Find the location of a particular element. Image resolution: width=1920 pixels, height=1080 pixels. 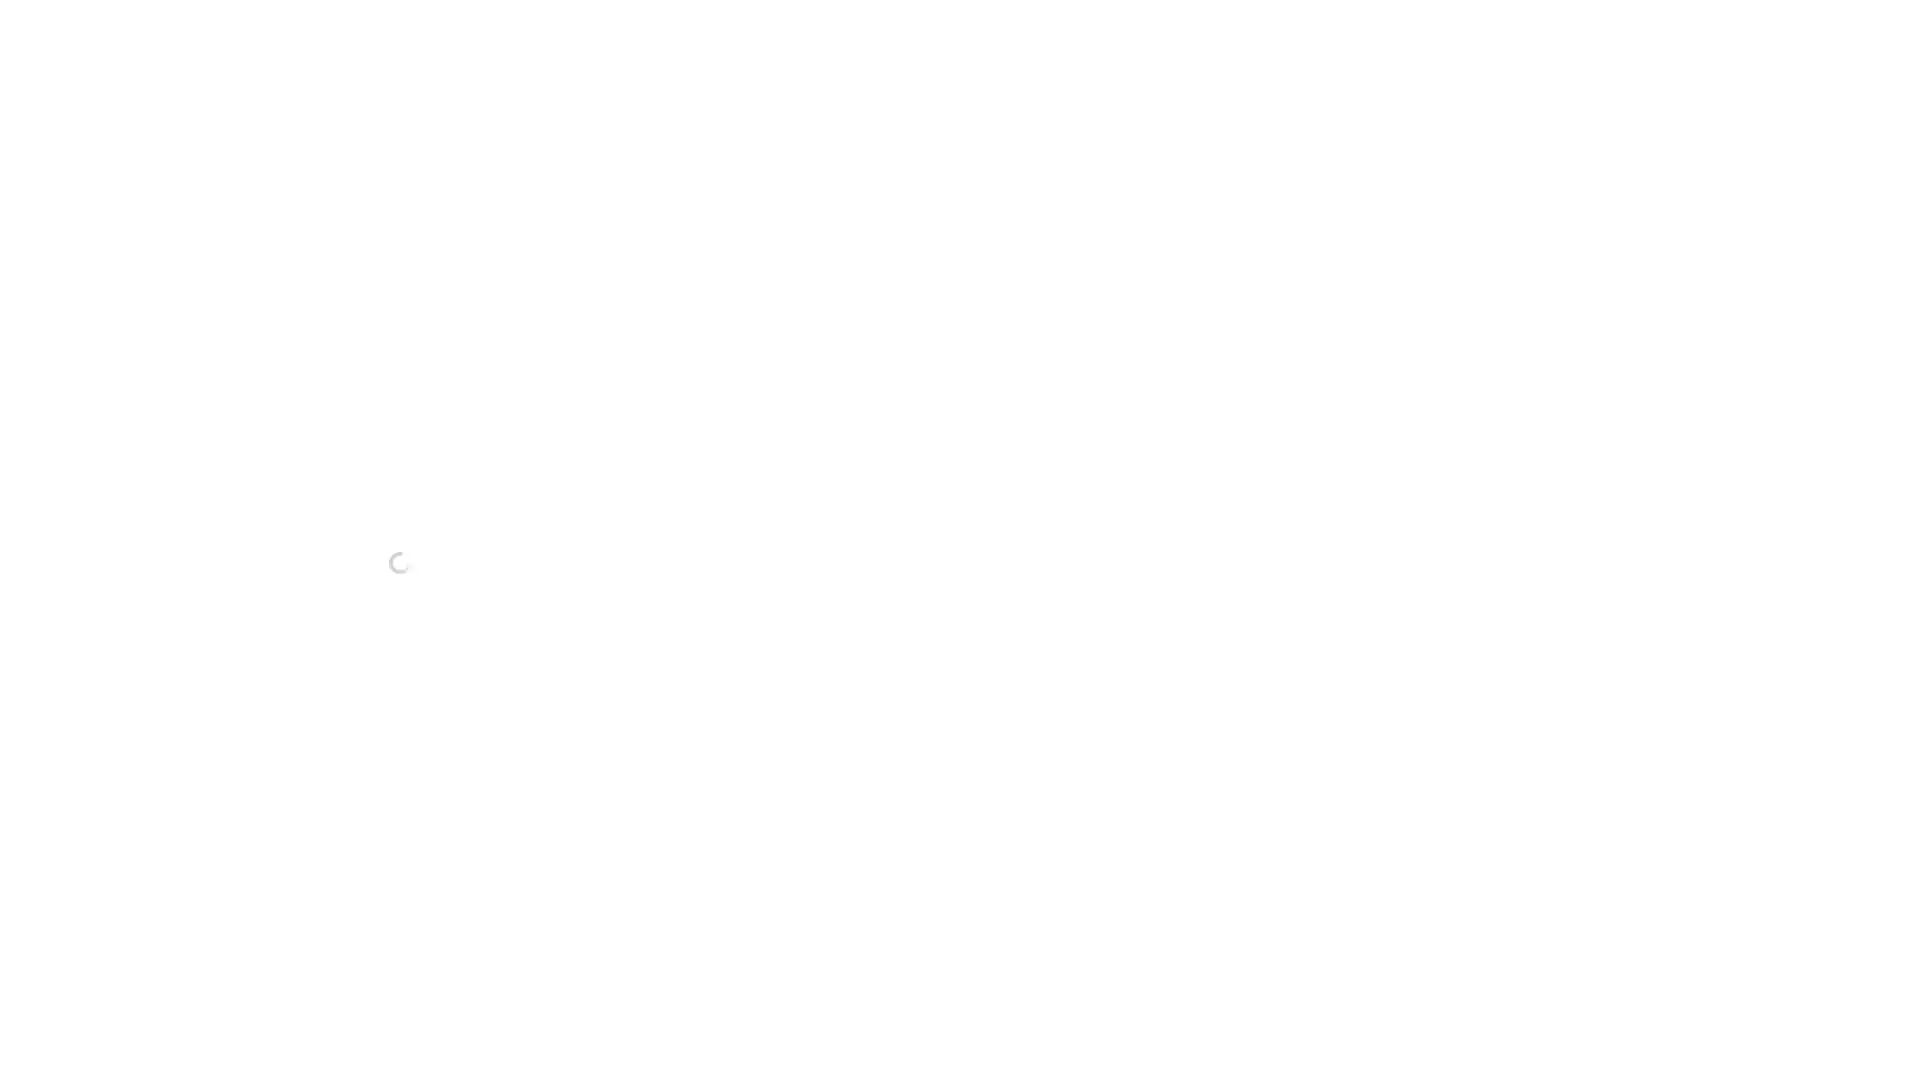

Step 2: Determine Legal Entity Structure & File Company Registration is located at coordinates (960, 363).